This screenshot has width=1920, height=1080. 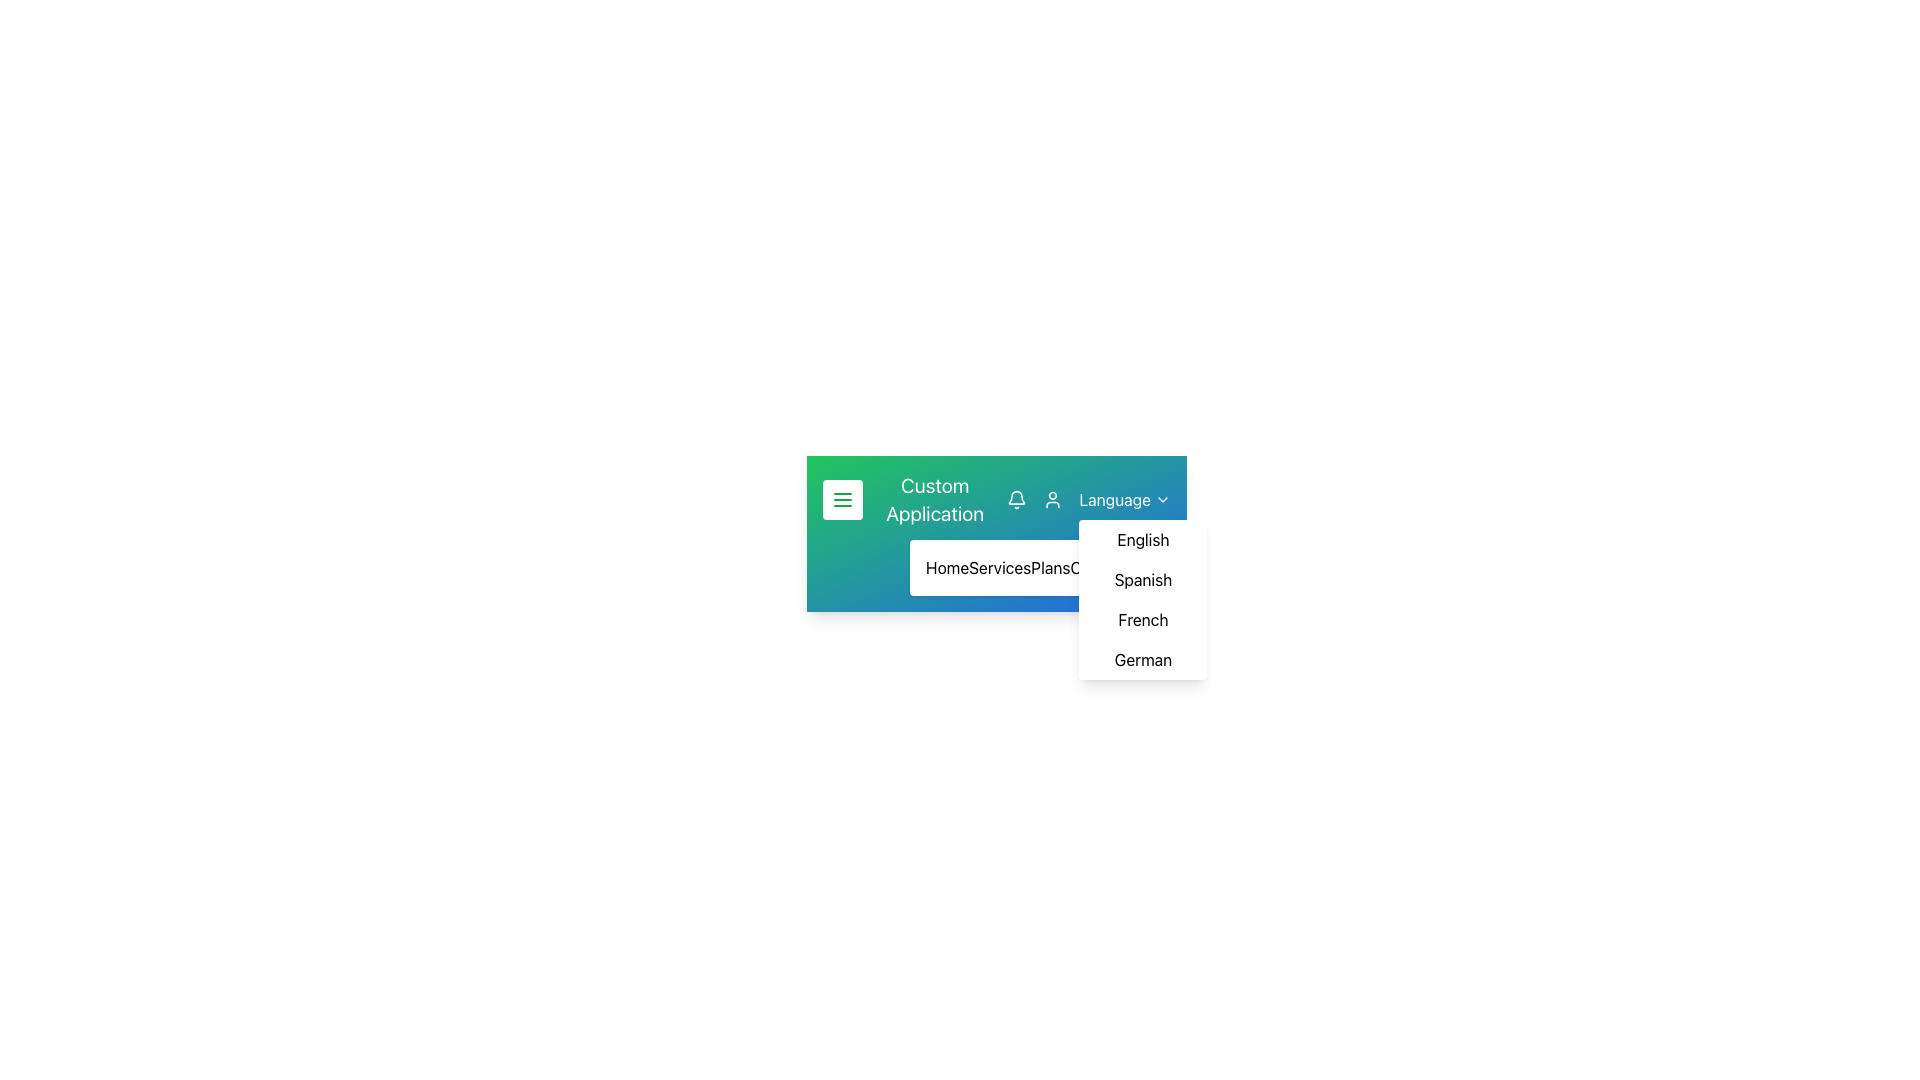 What do you see at coordinates (946, 567) in the screenshot?
I see `the 'Home' link in the navigation bar` at bounding box center [946, 567].